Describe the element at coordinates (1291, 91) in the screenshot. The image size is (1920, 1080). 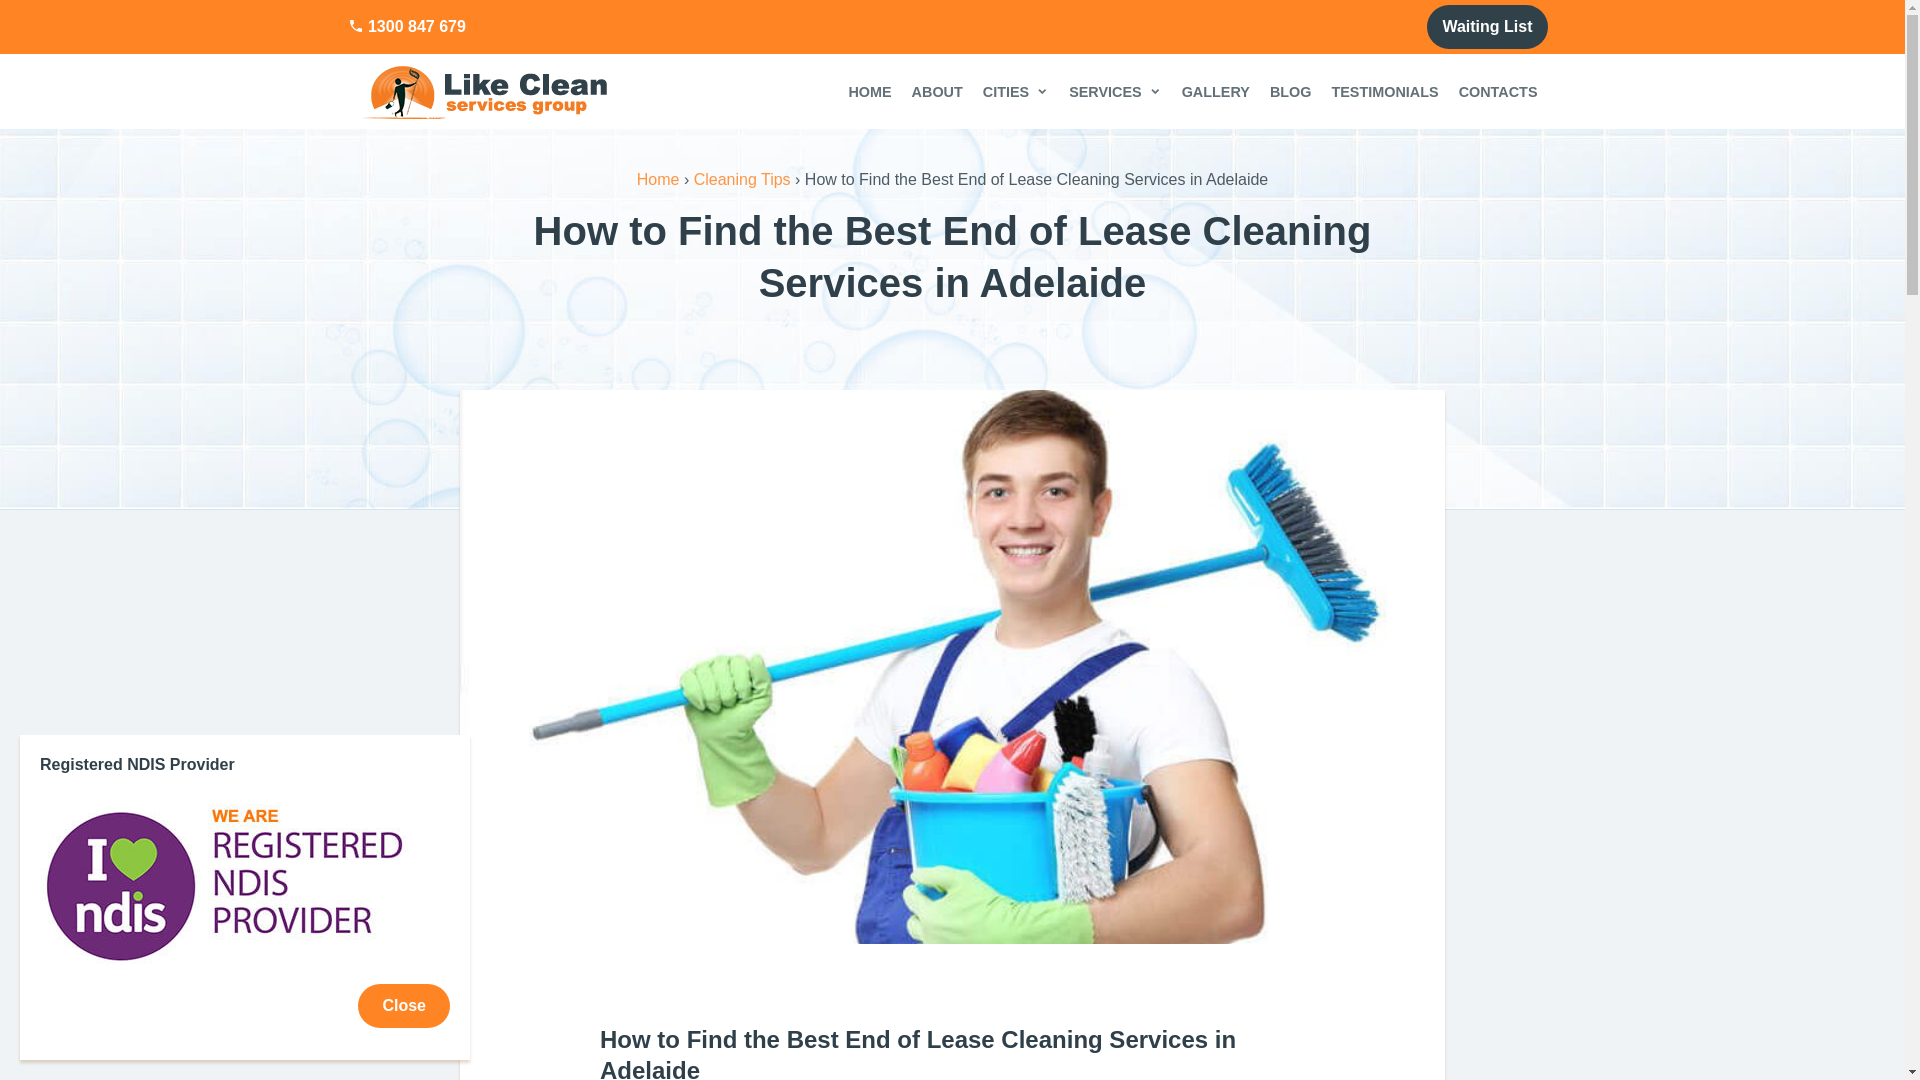
I see `'BLOG'` at that location.